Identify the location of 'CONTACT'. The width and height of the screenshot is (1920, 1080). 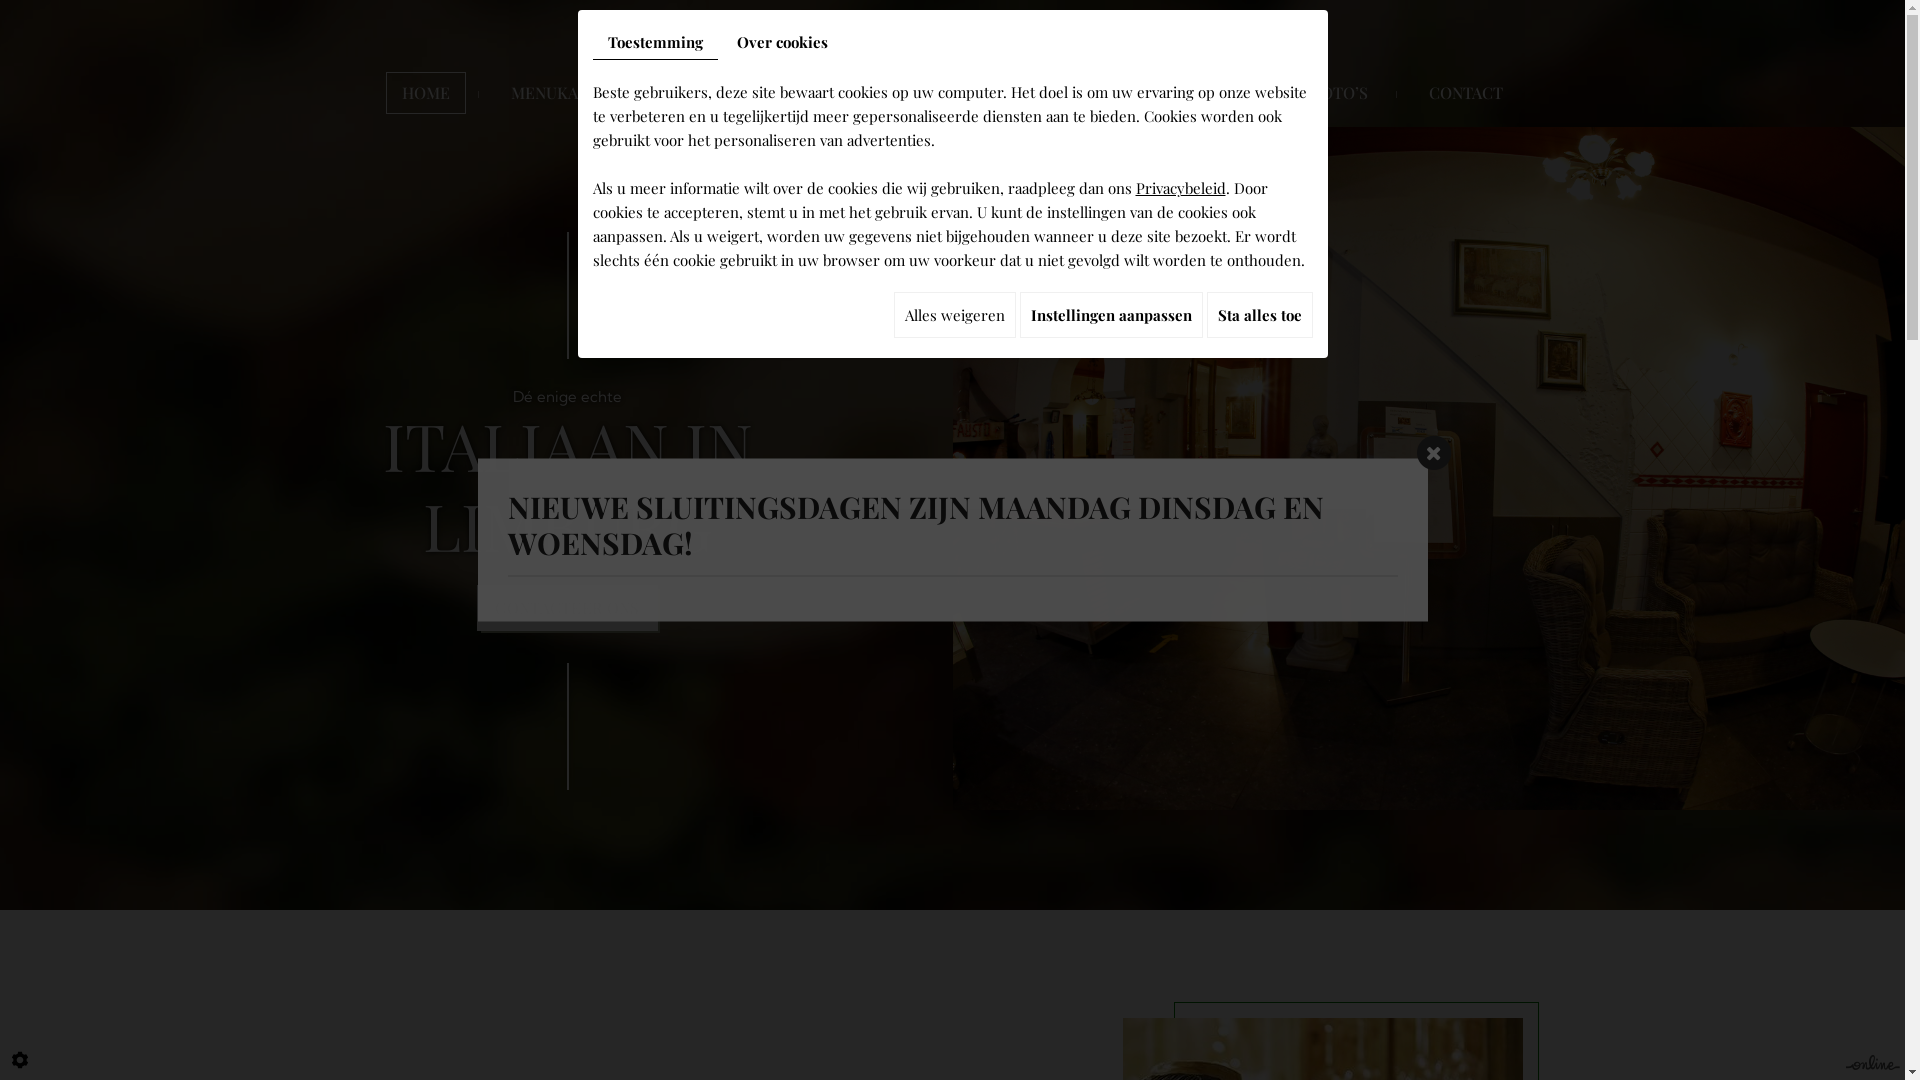
(1465, 92).